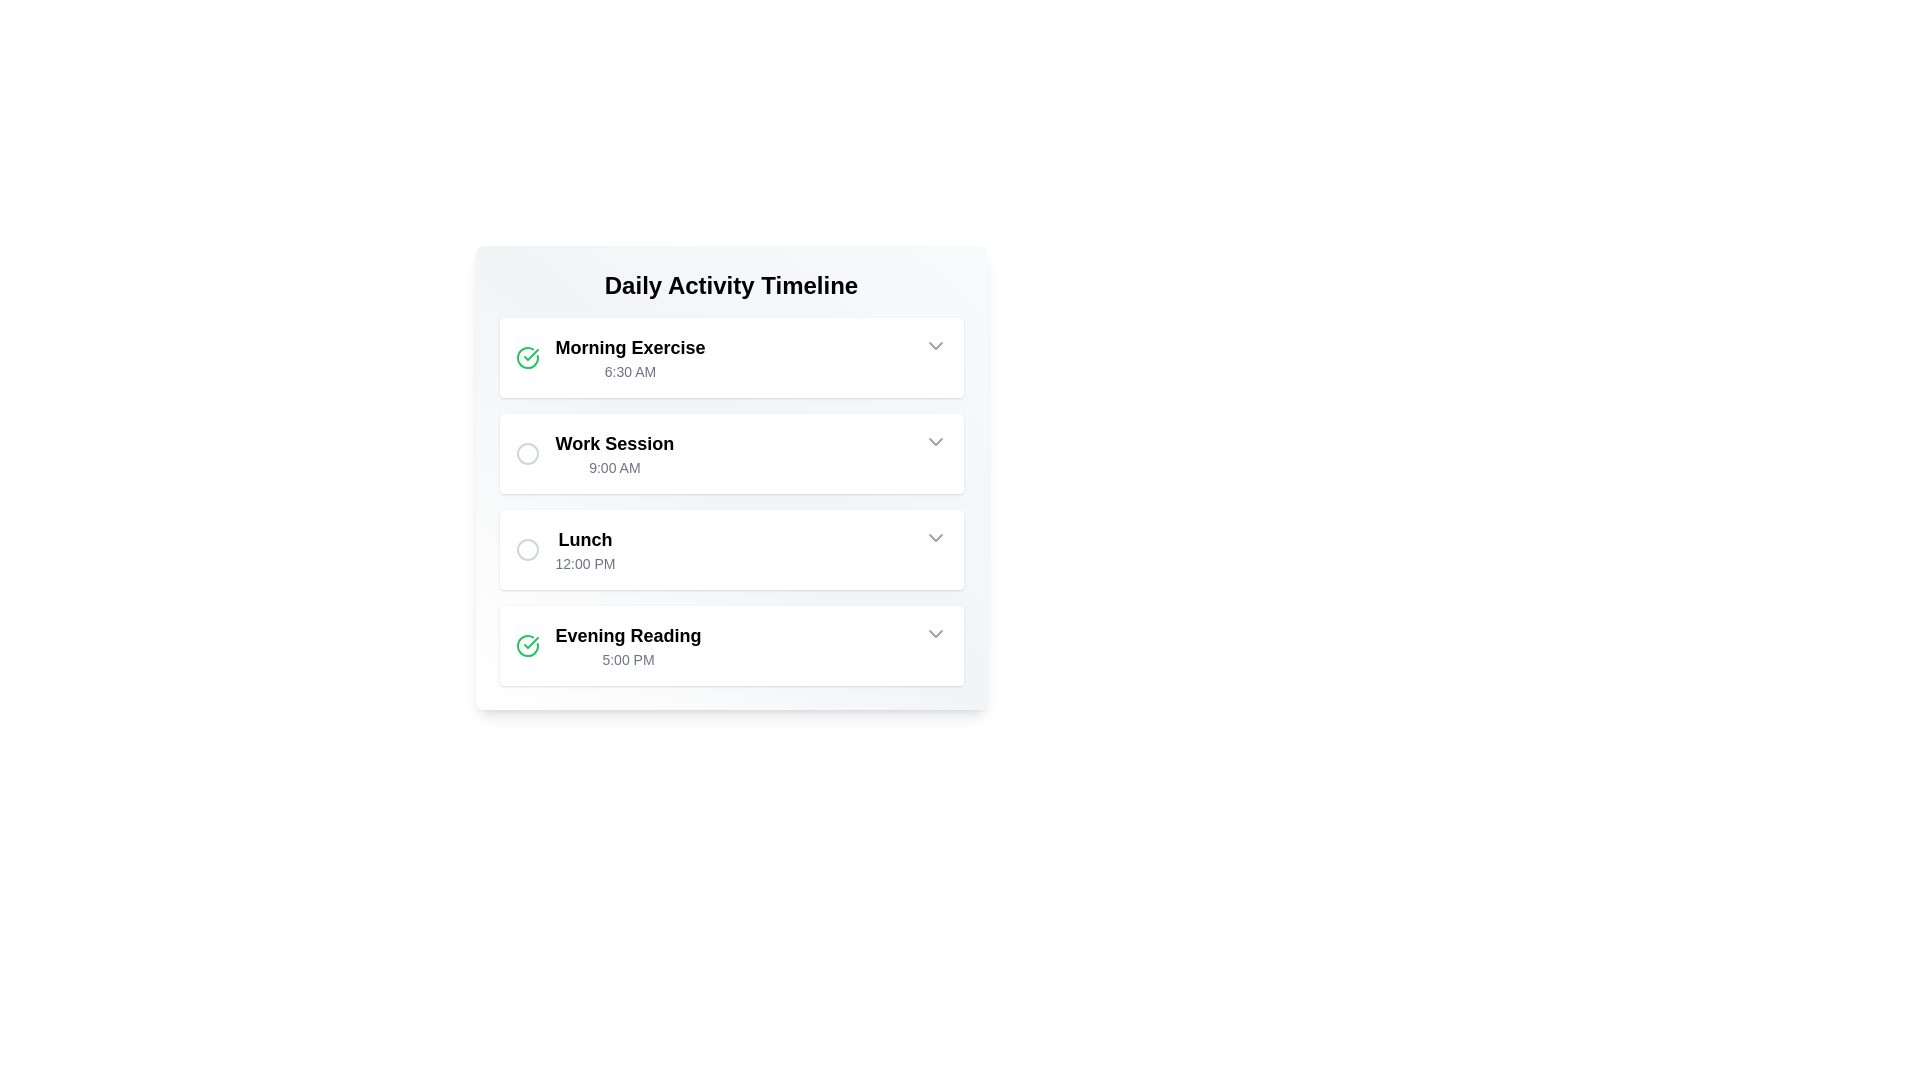 The image size is (1920, 1080). I want to click on the text label that serves as the title or header for the fourth item in the Daily Activity Timeline section, so click(627, 636).